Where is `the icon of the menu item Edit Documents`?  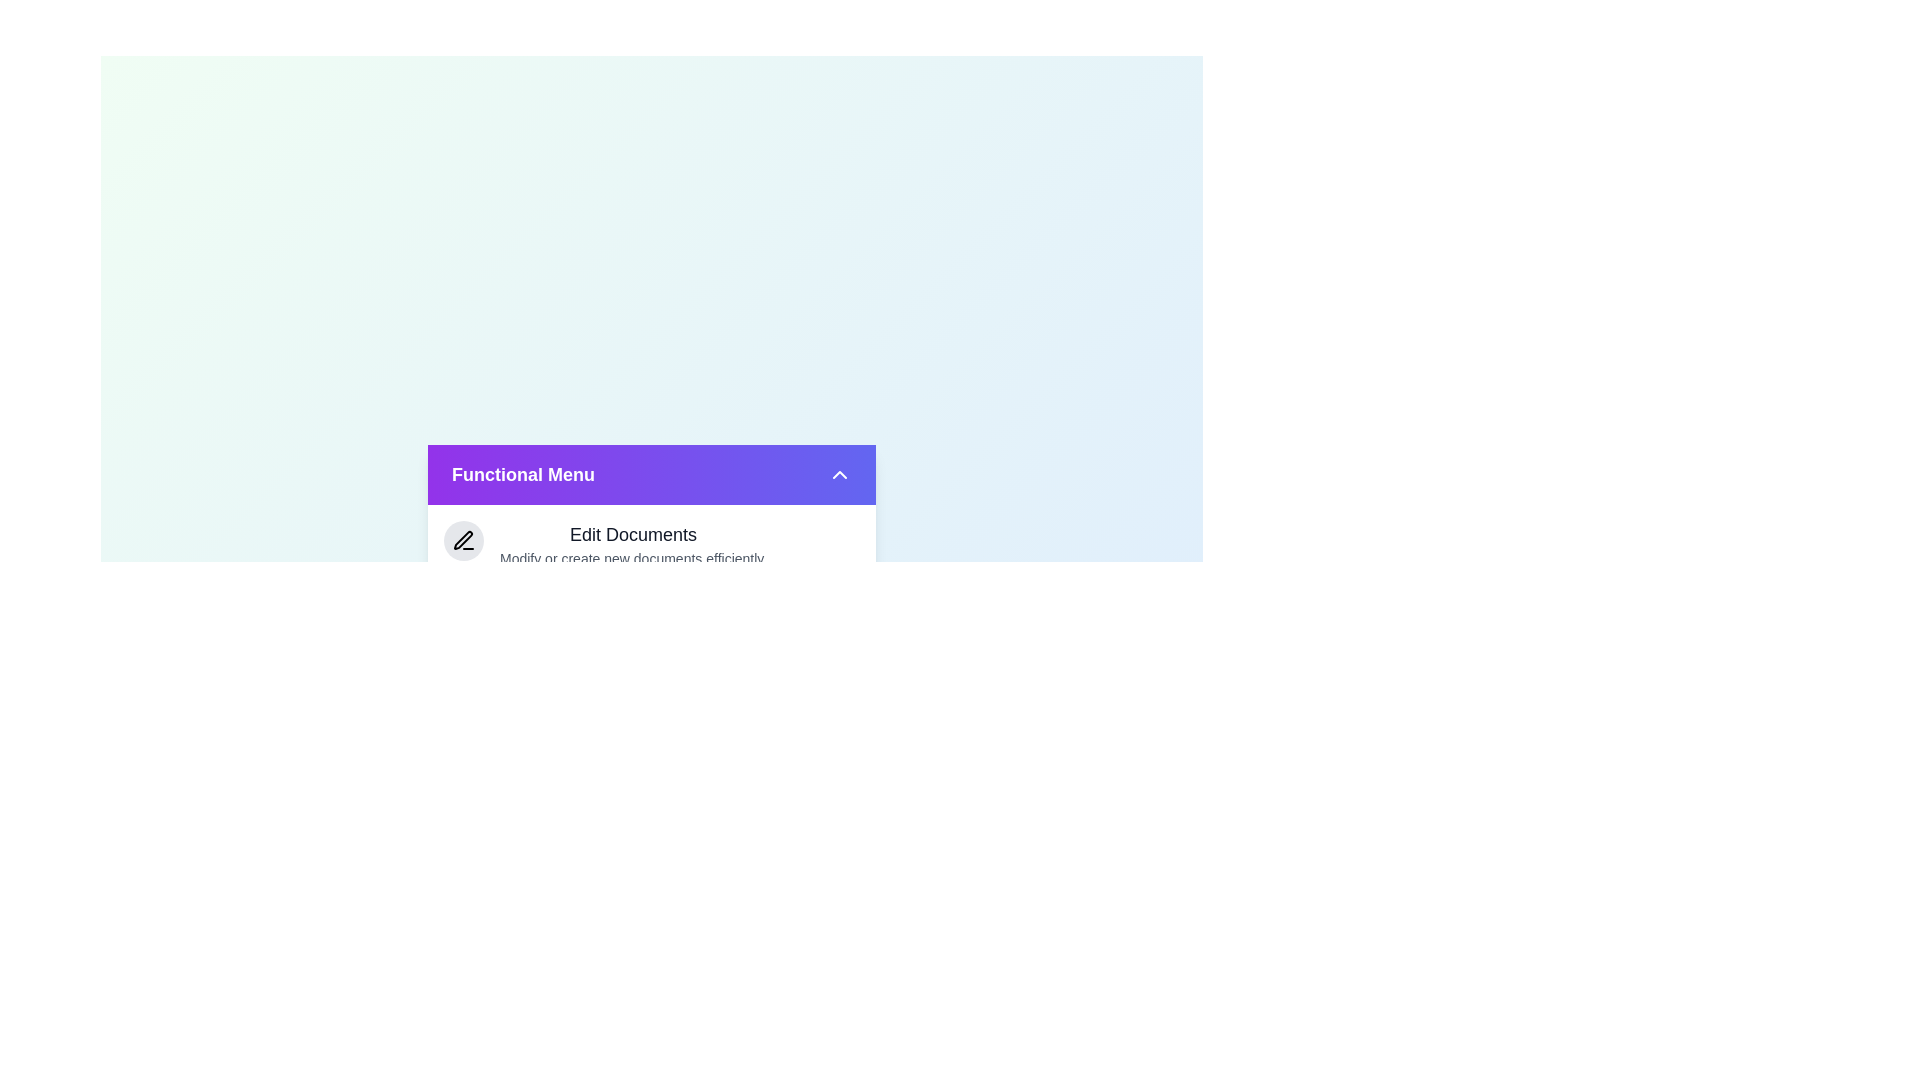
the icon of the menu item Edit Documents is located at coordinates (463, 540).